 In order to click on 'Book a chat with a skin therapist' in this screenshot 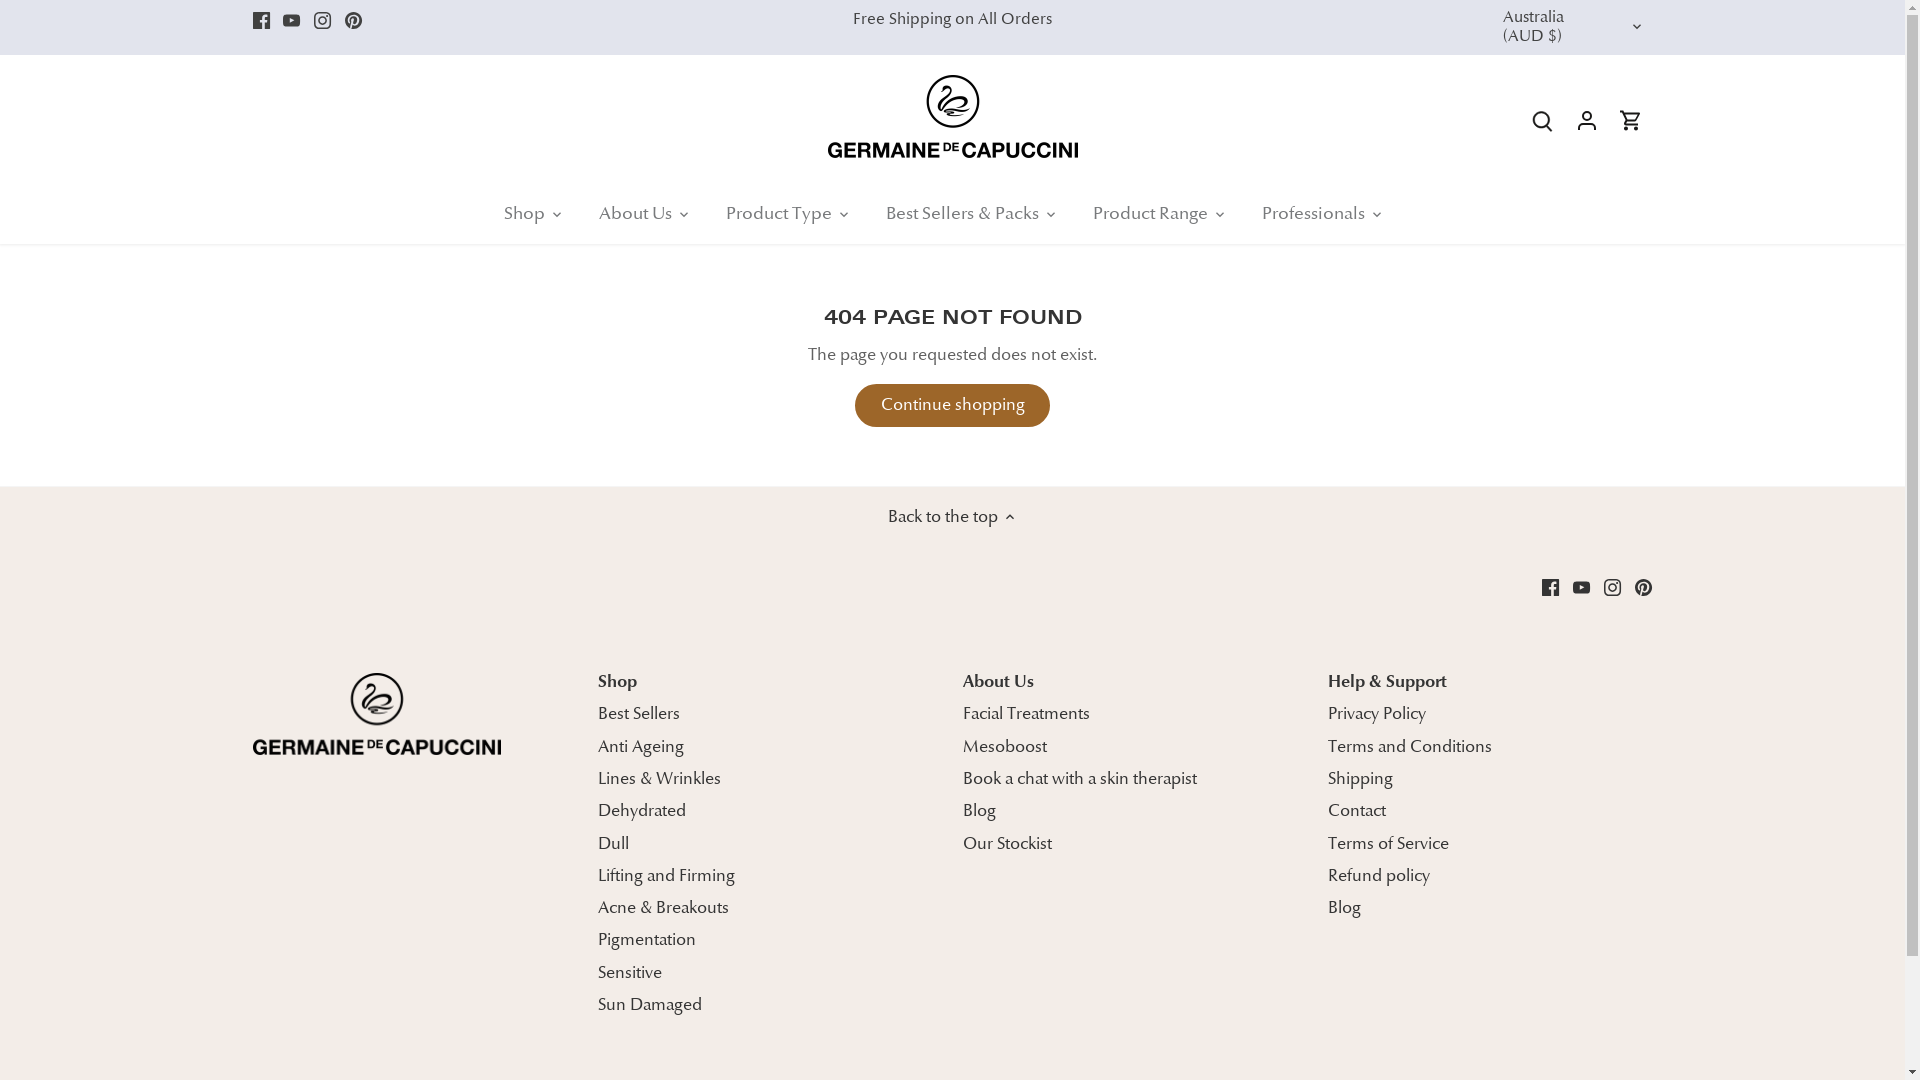, I will do `click(1079, 778)`.